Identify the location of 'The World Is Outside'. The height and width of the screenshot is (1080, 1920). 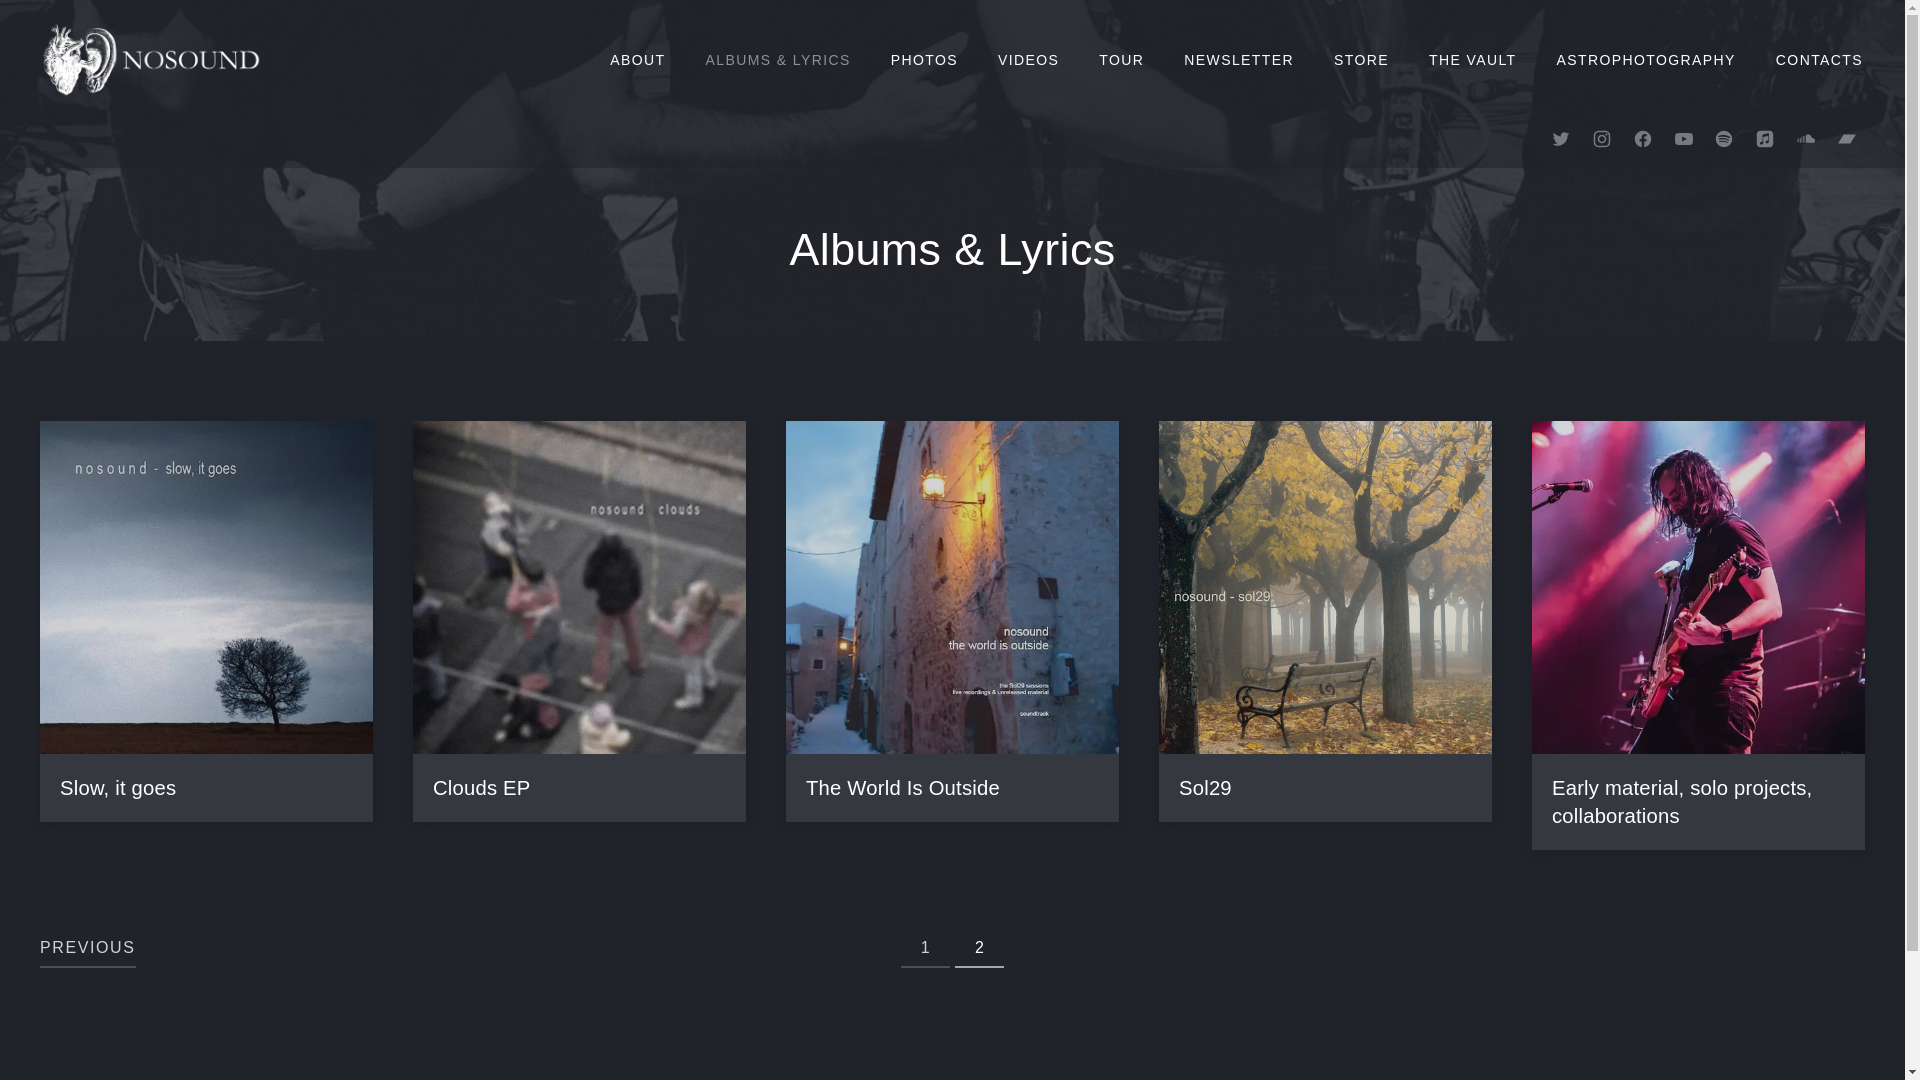
(806, 788).